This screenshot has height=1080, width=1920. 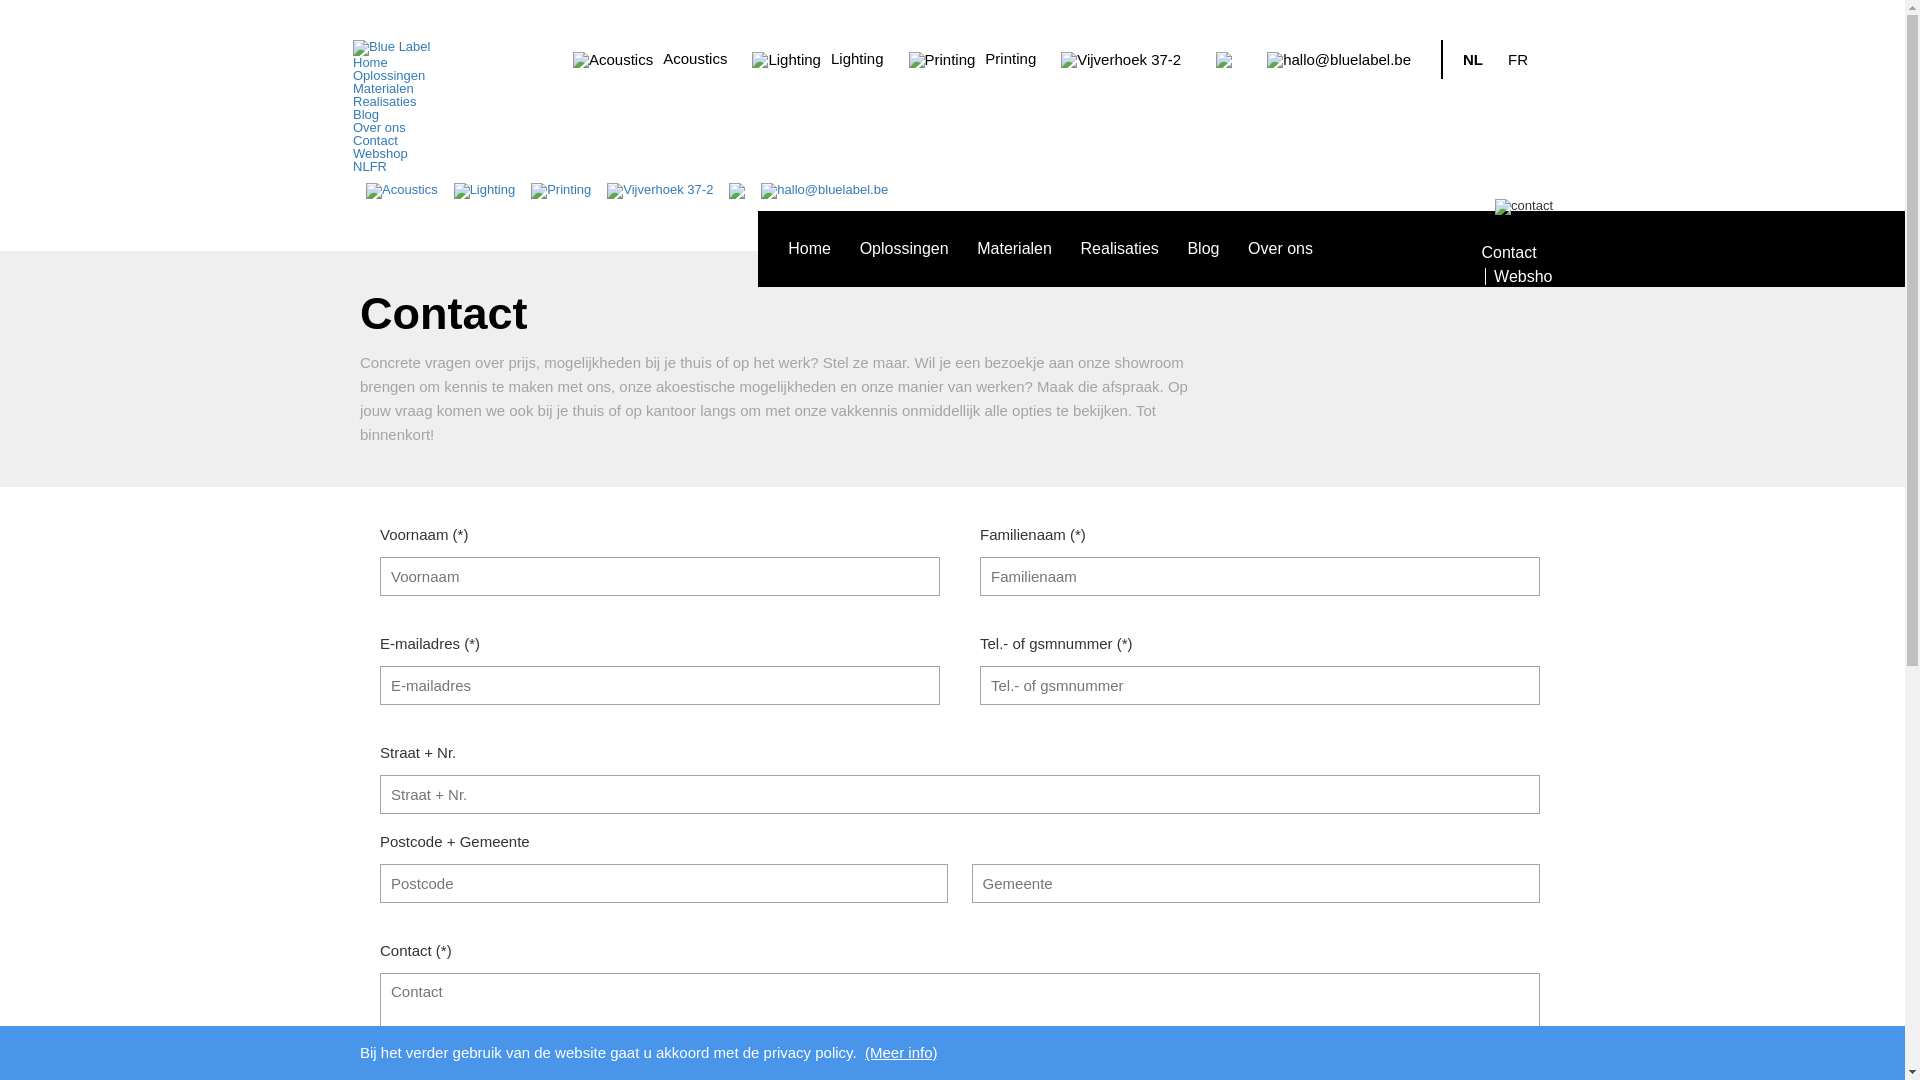 I want to click on 'Blog', so click(x=365, y=114).